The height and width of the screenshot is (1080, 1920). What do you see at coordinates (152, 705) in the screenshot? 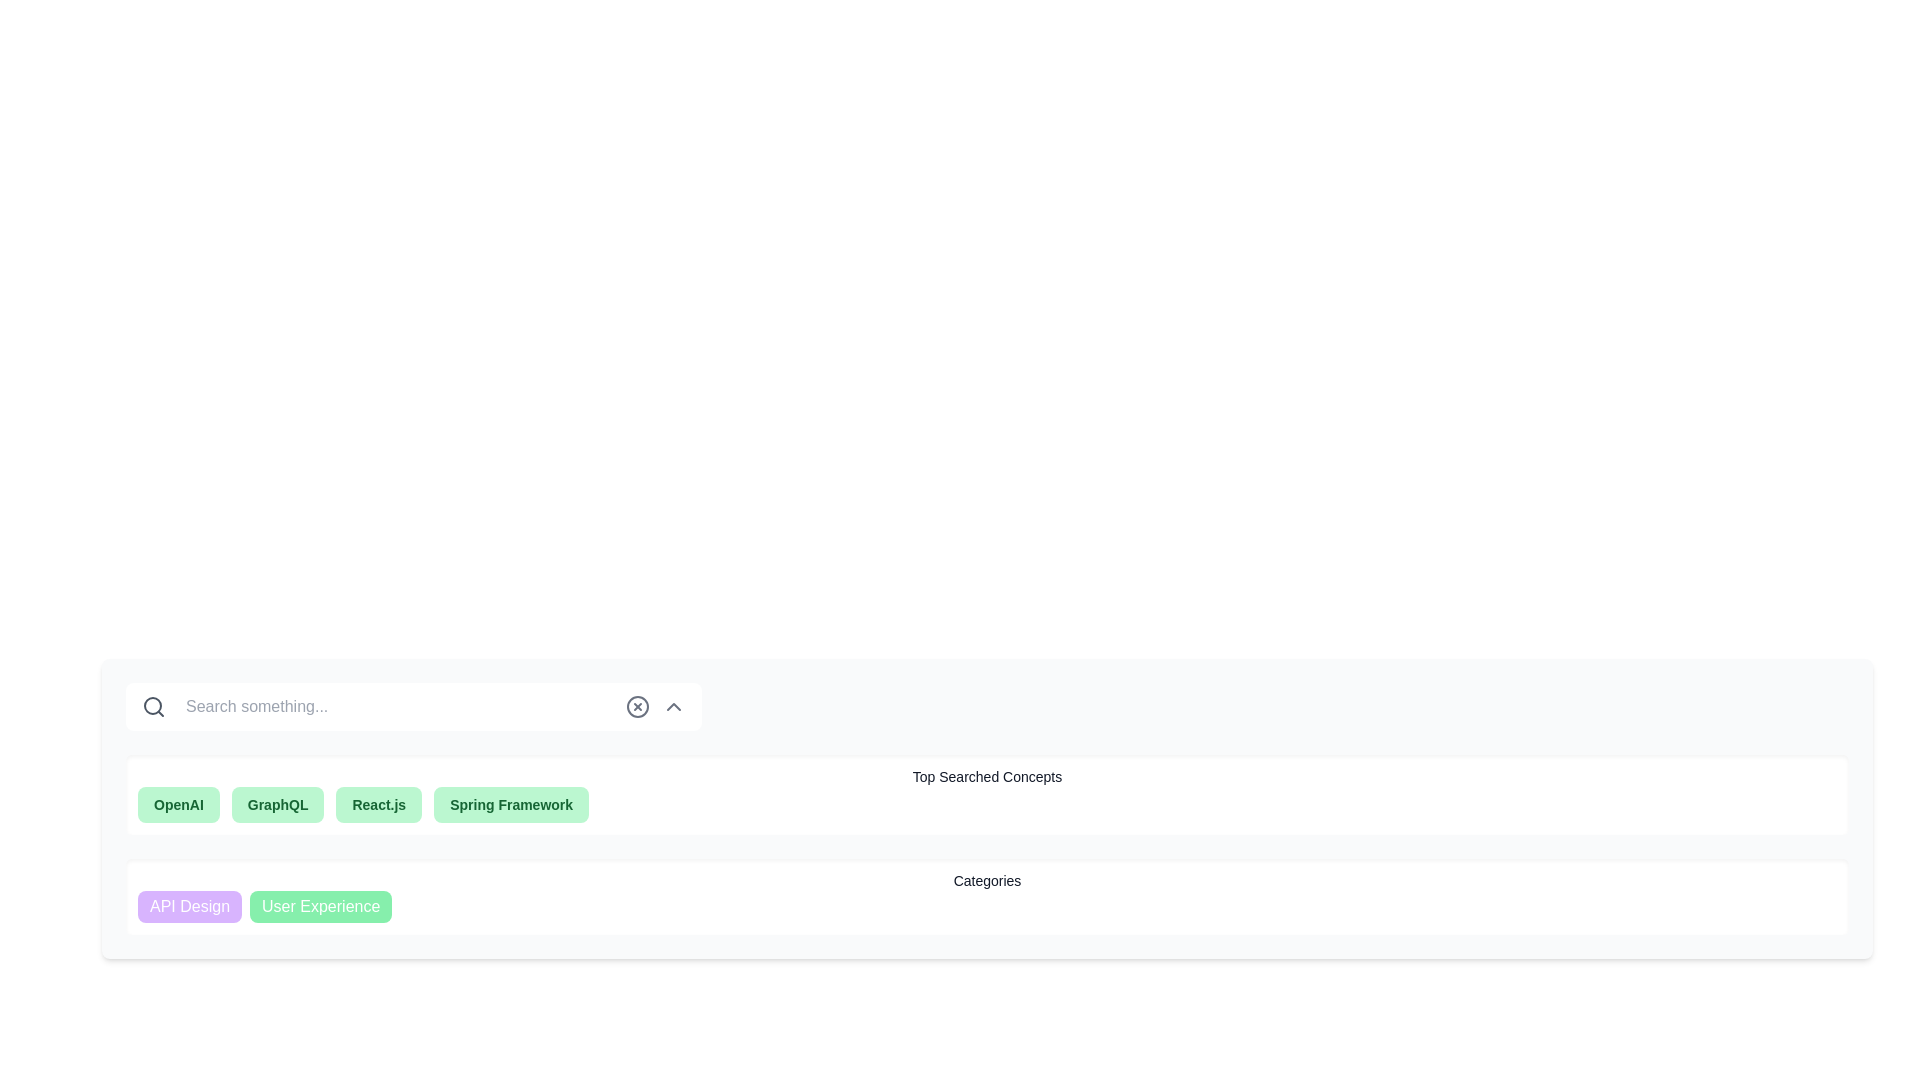
I see `the search icon located at the far left of the central search bar to initiate the search functionality` at bounding box center [152, 705].